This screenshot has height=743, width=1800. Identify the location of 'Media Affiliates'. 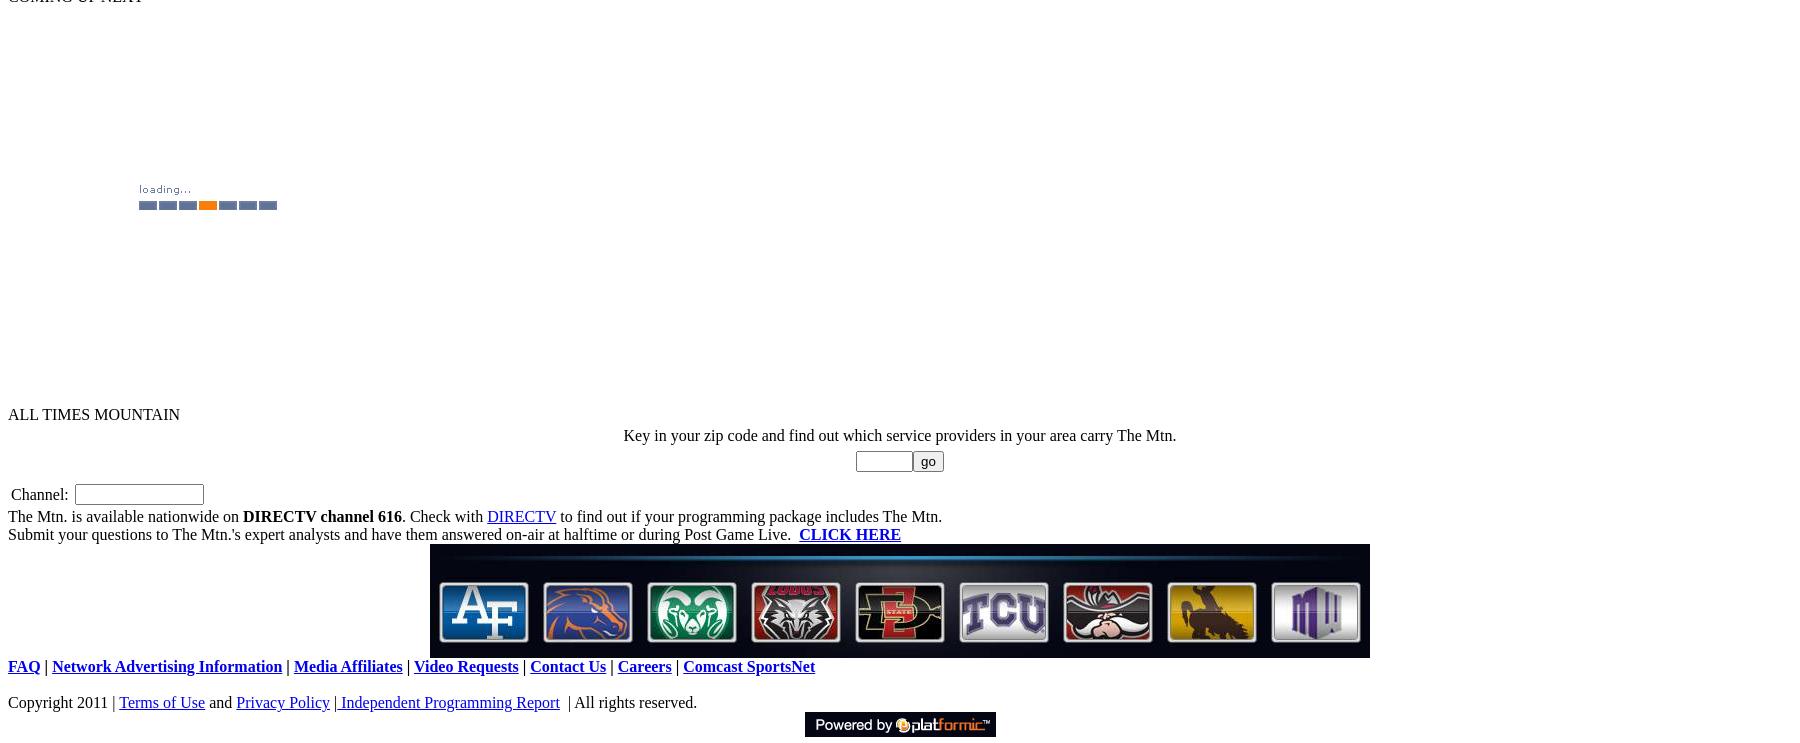
(292, 665).